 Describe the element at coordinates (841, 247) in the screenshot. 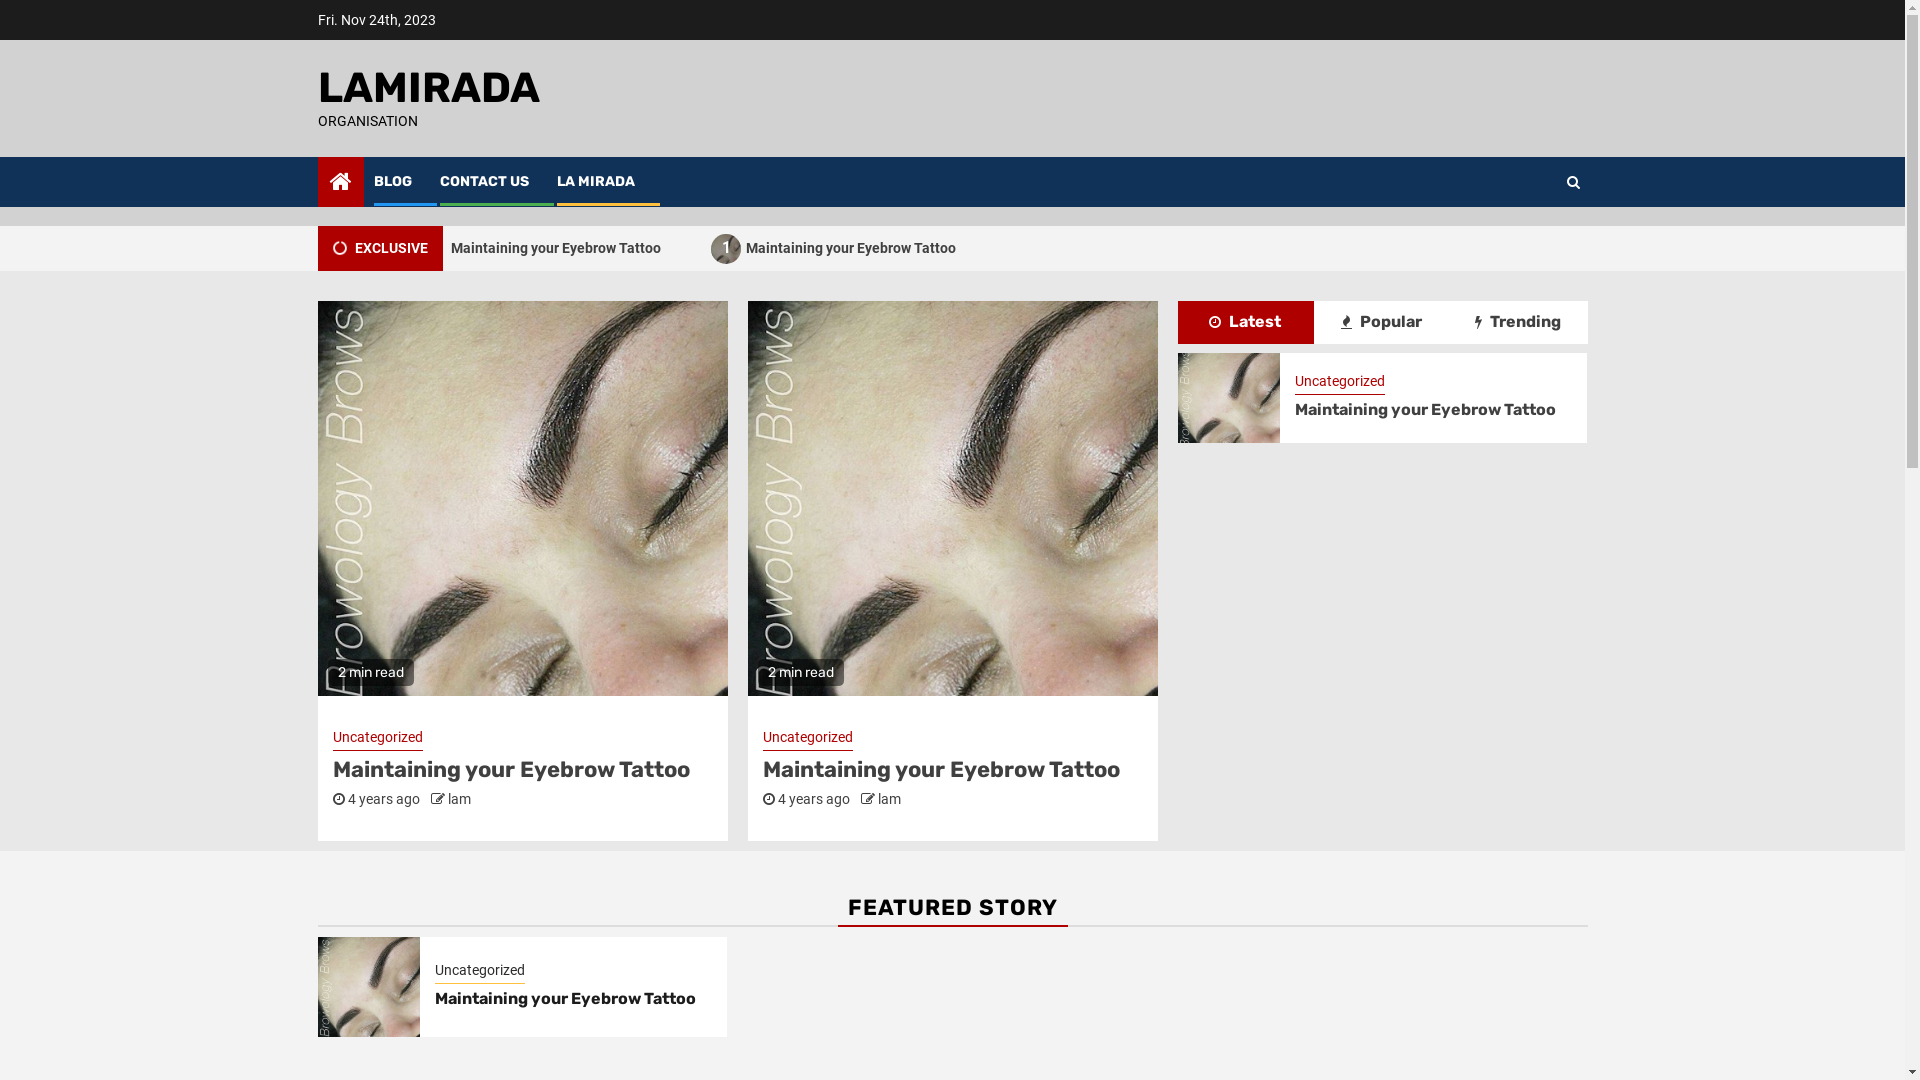

I see `'1` at that location.